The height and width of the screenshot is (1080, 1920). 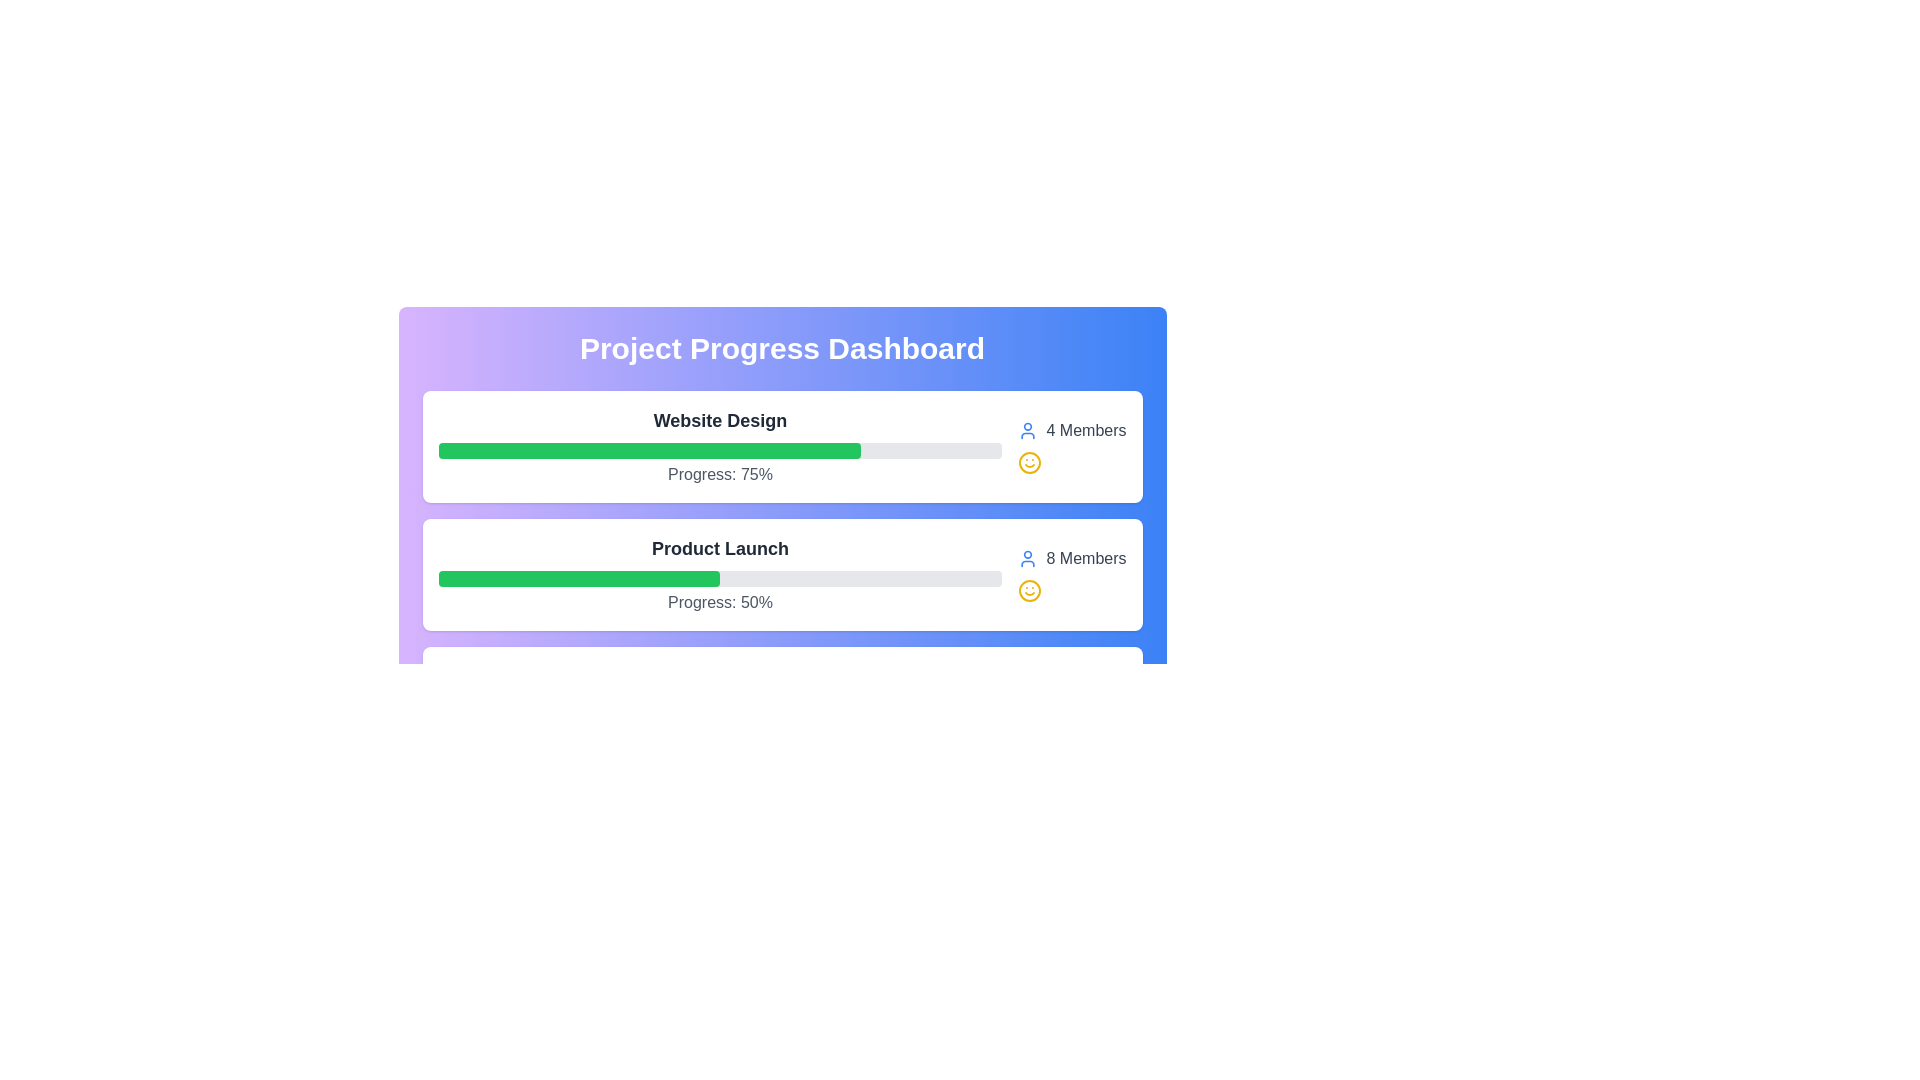 I want to click on the progress indicator bar that visualizes 75% progress for 'Website Design', positioned below the header and above the progress text, so click(x=720, y=451).